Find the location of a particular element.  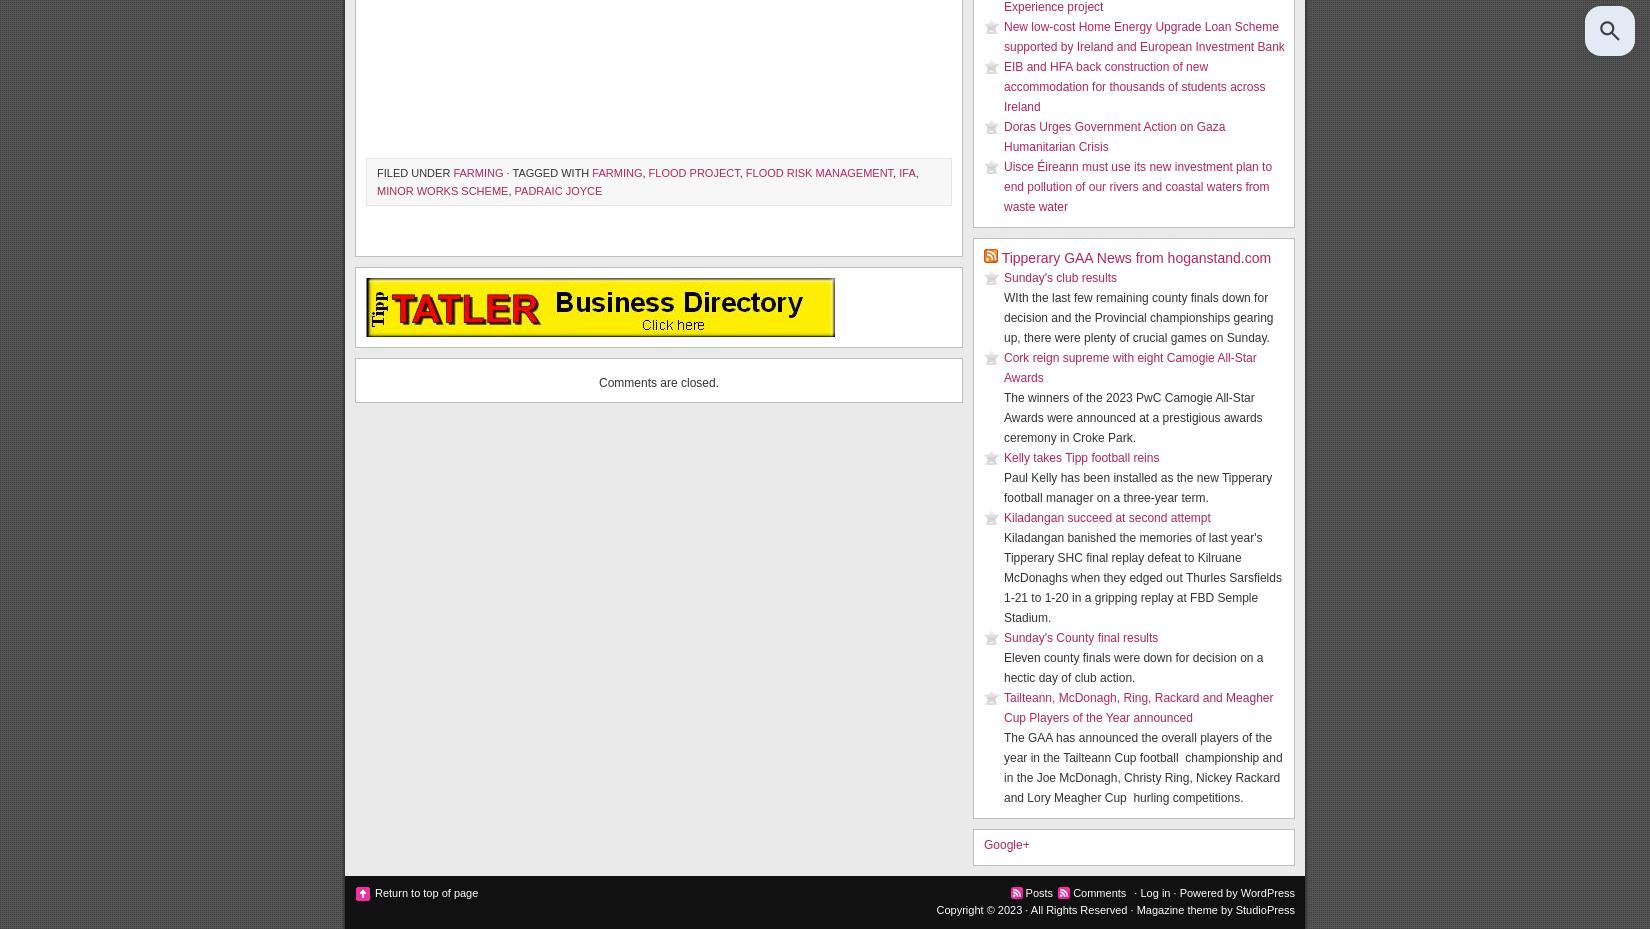

'Sunday's club results' is located at coordinates (1060, 276).